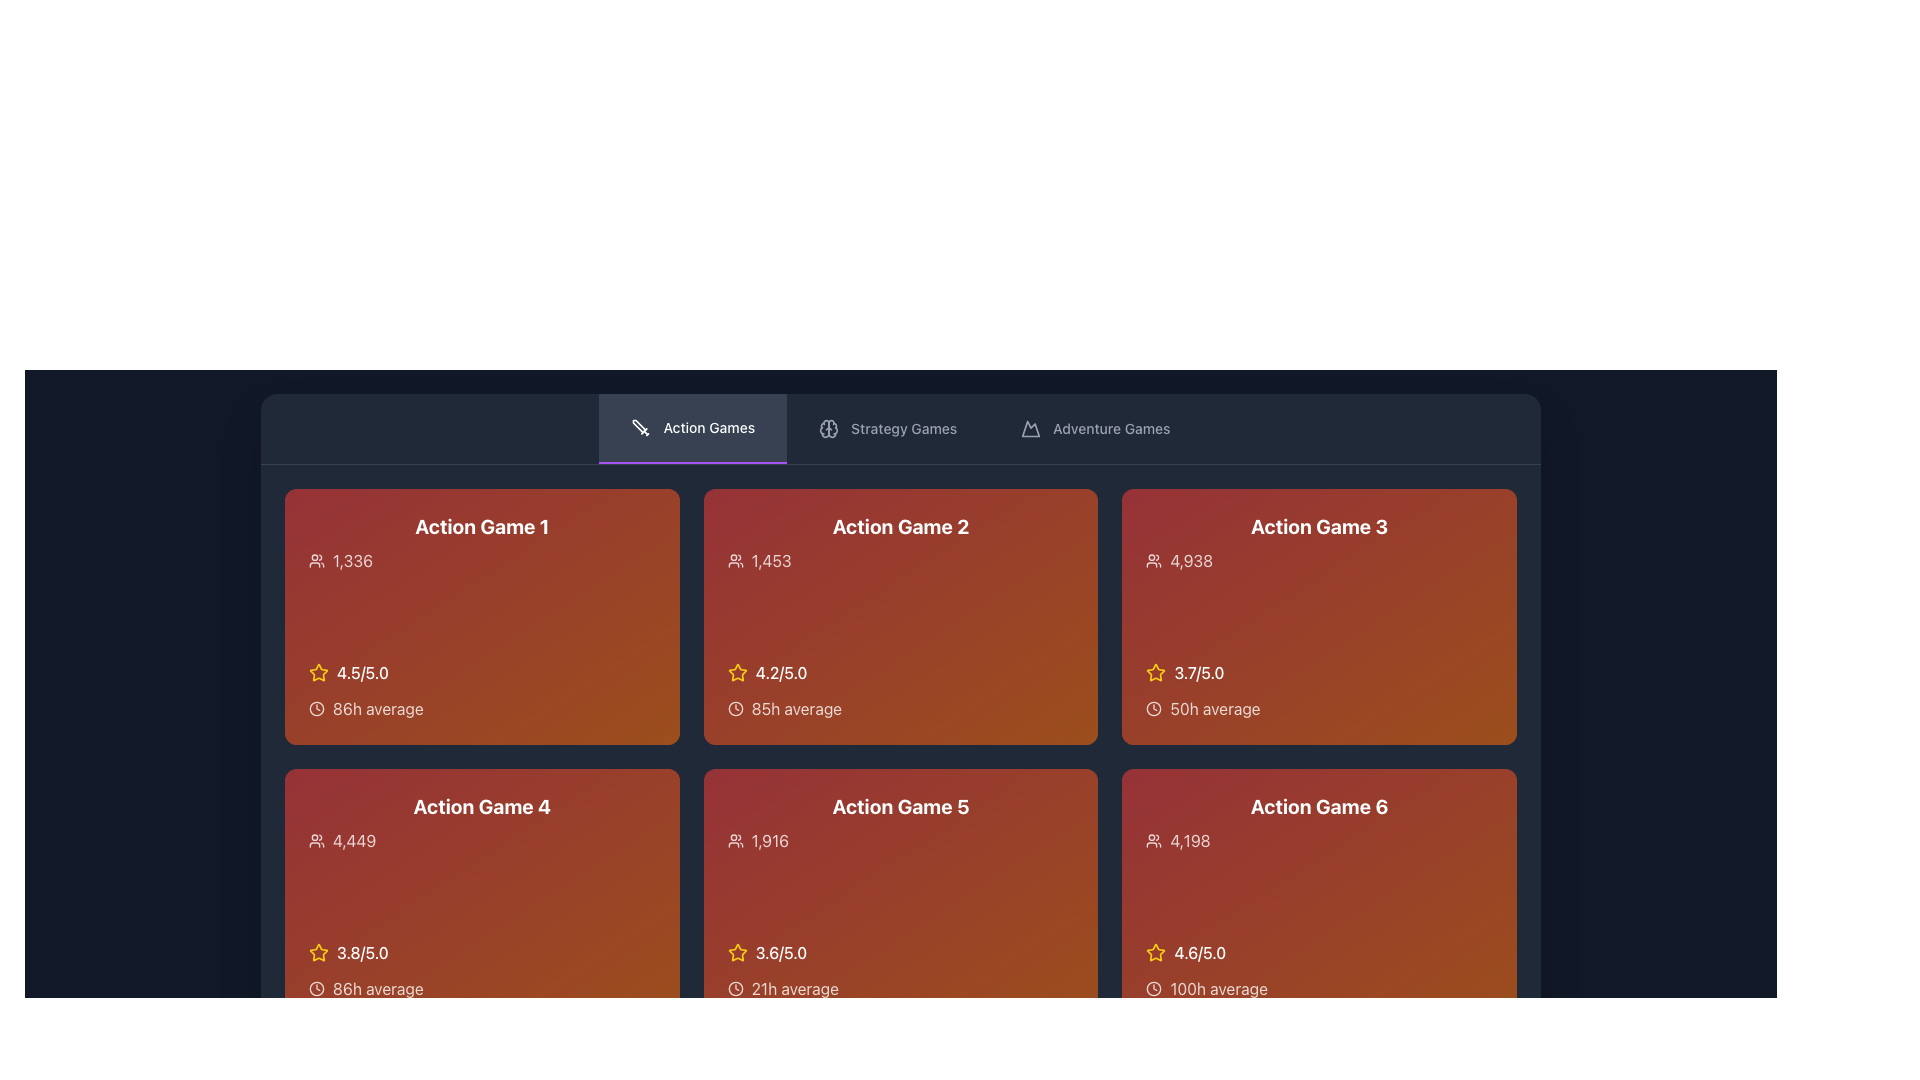  What do you see at coordinates (482, 805) in the screenshot?
I see `text displayed in the text label that shows 'Action Game 4' in white font on a reddish-orange background, located at the bottom-left of the game information panels` at bounding box center [482, 805].